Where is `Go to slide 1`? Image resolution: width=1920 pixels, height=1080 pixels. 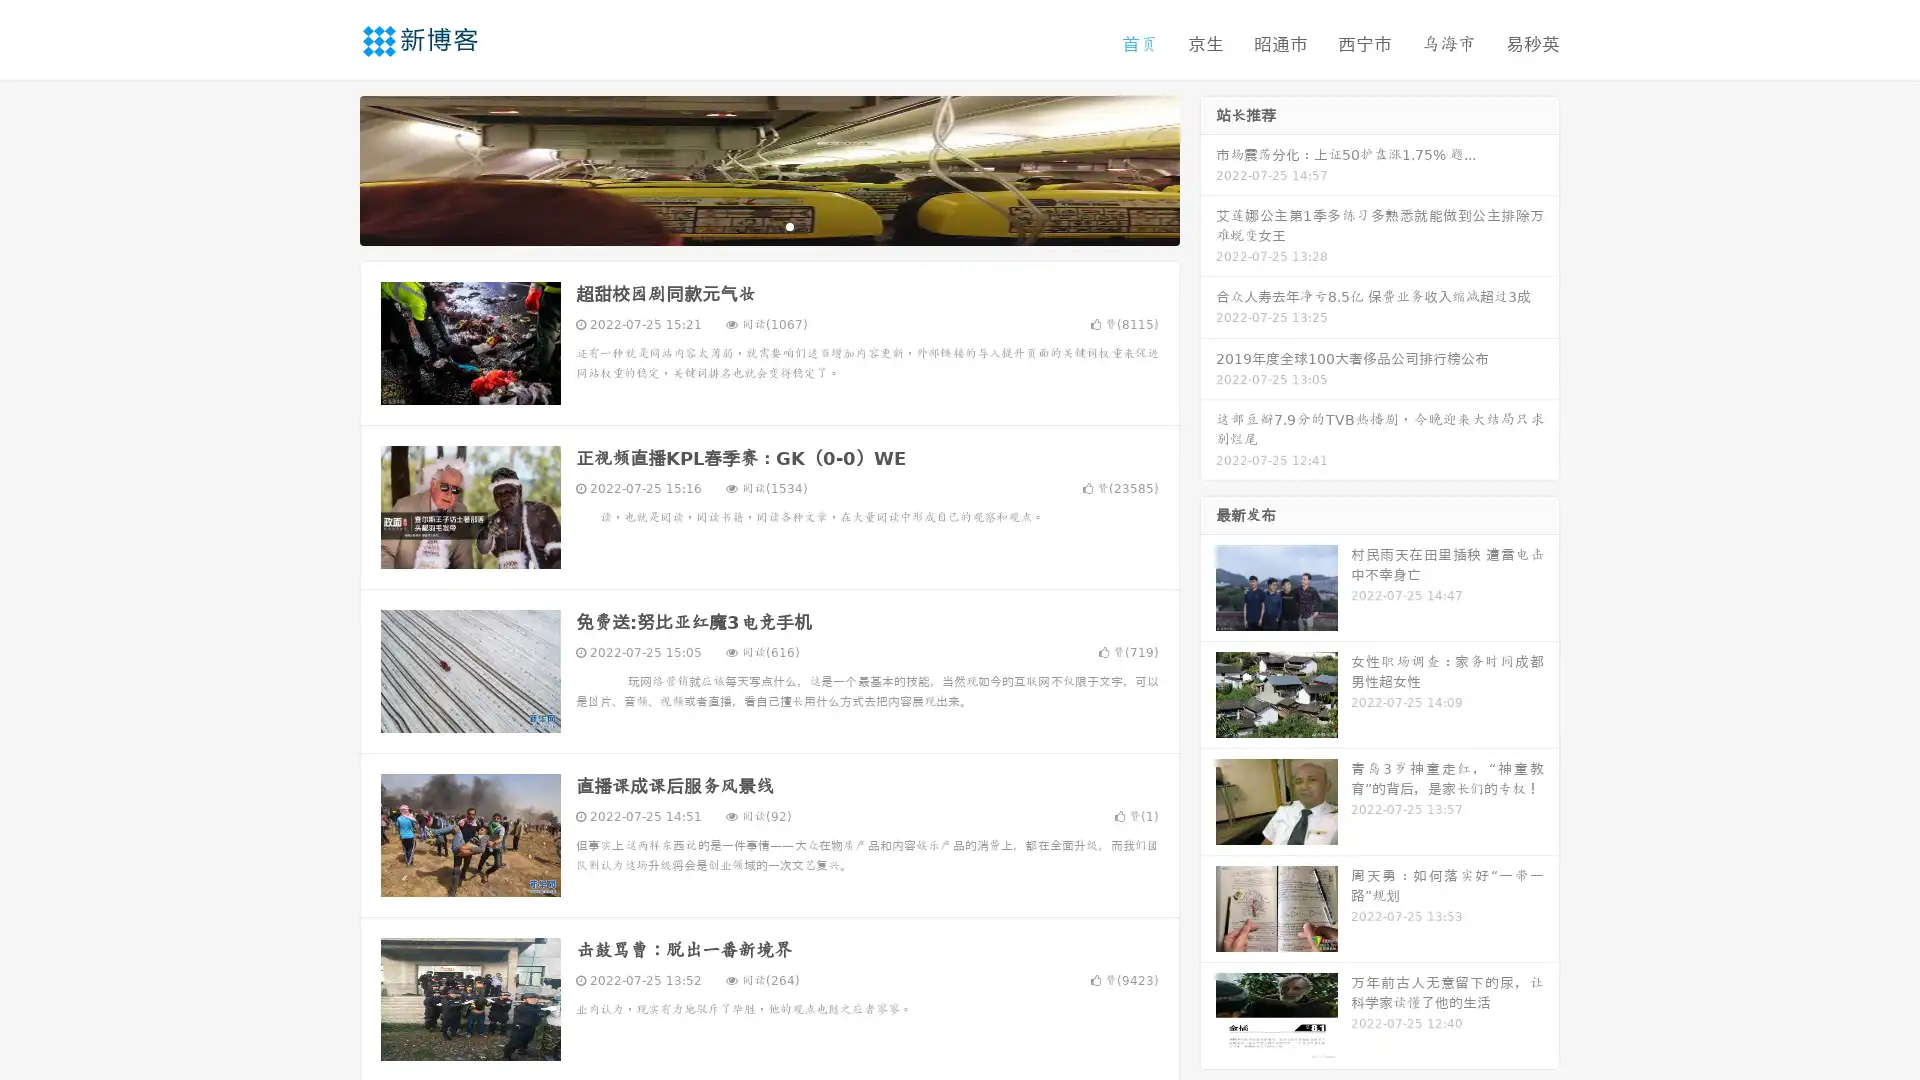
Go to slide 1 is located at coordinates (748, 225).